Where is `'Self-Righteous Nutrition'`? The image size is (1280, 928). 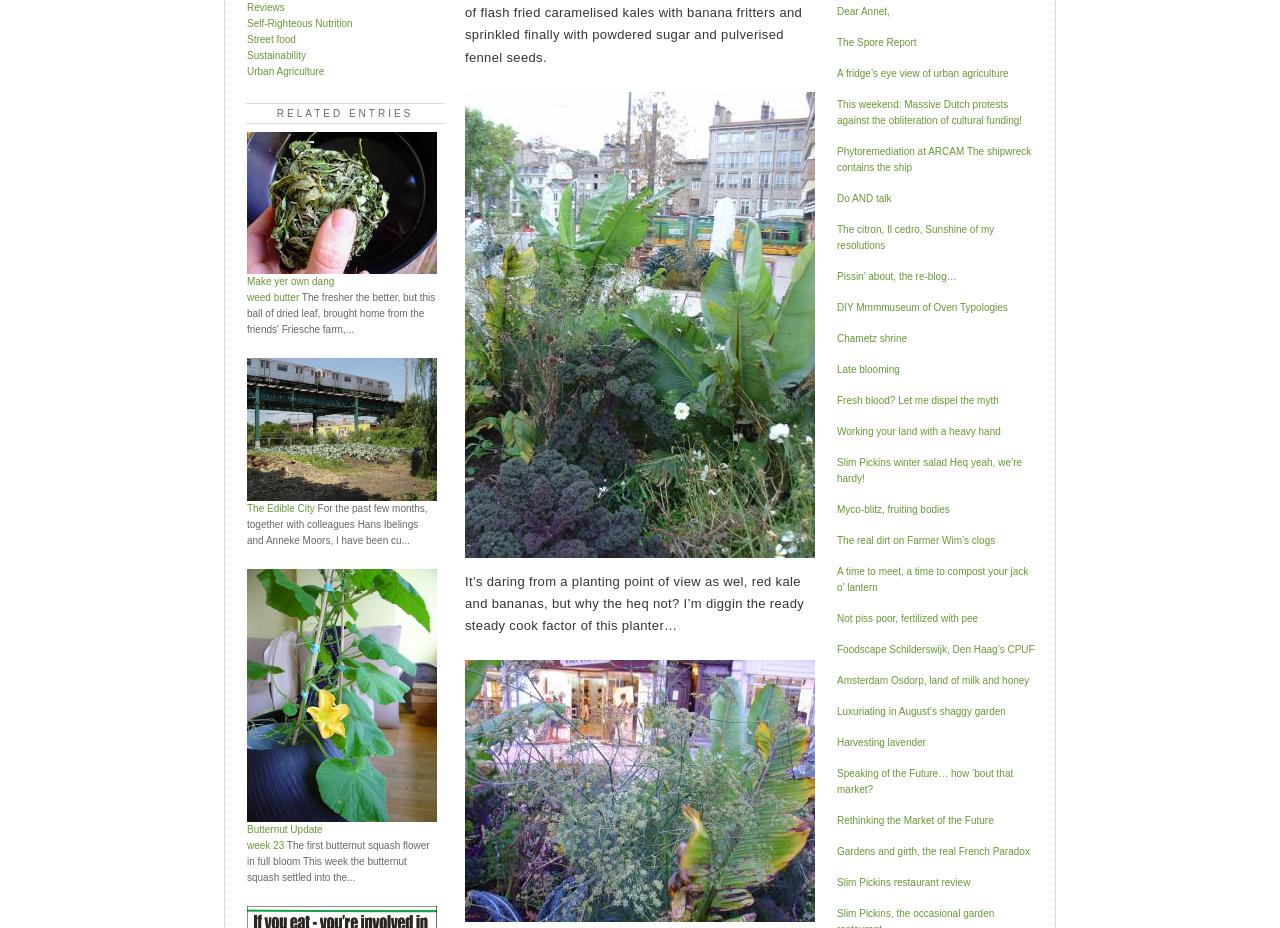 'Self-Righteous Nutrition' is located at coordinates (298, 21).